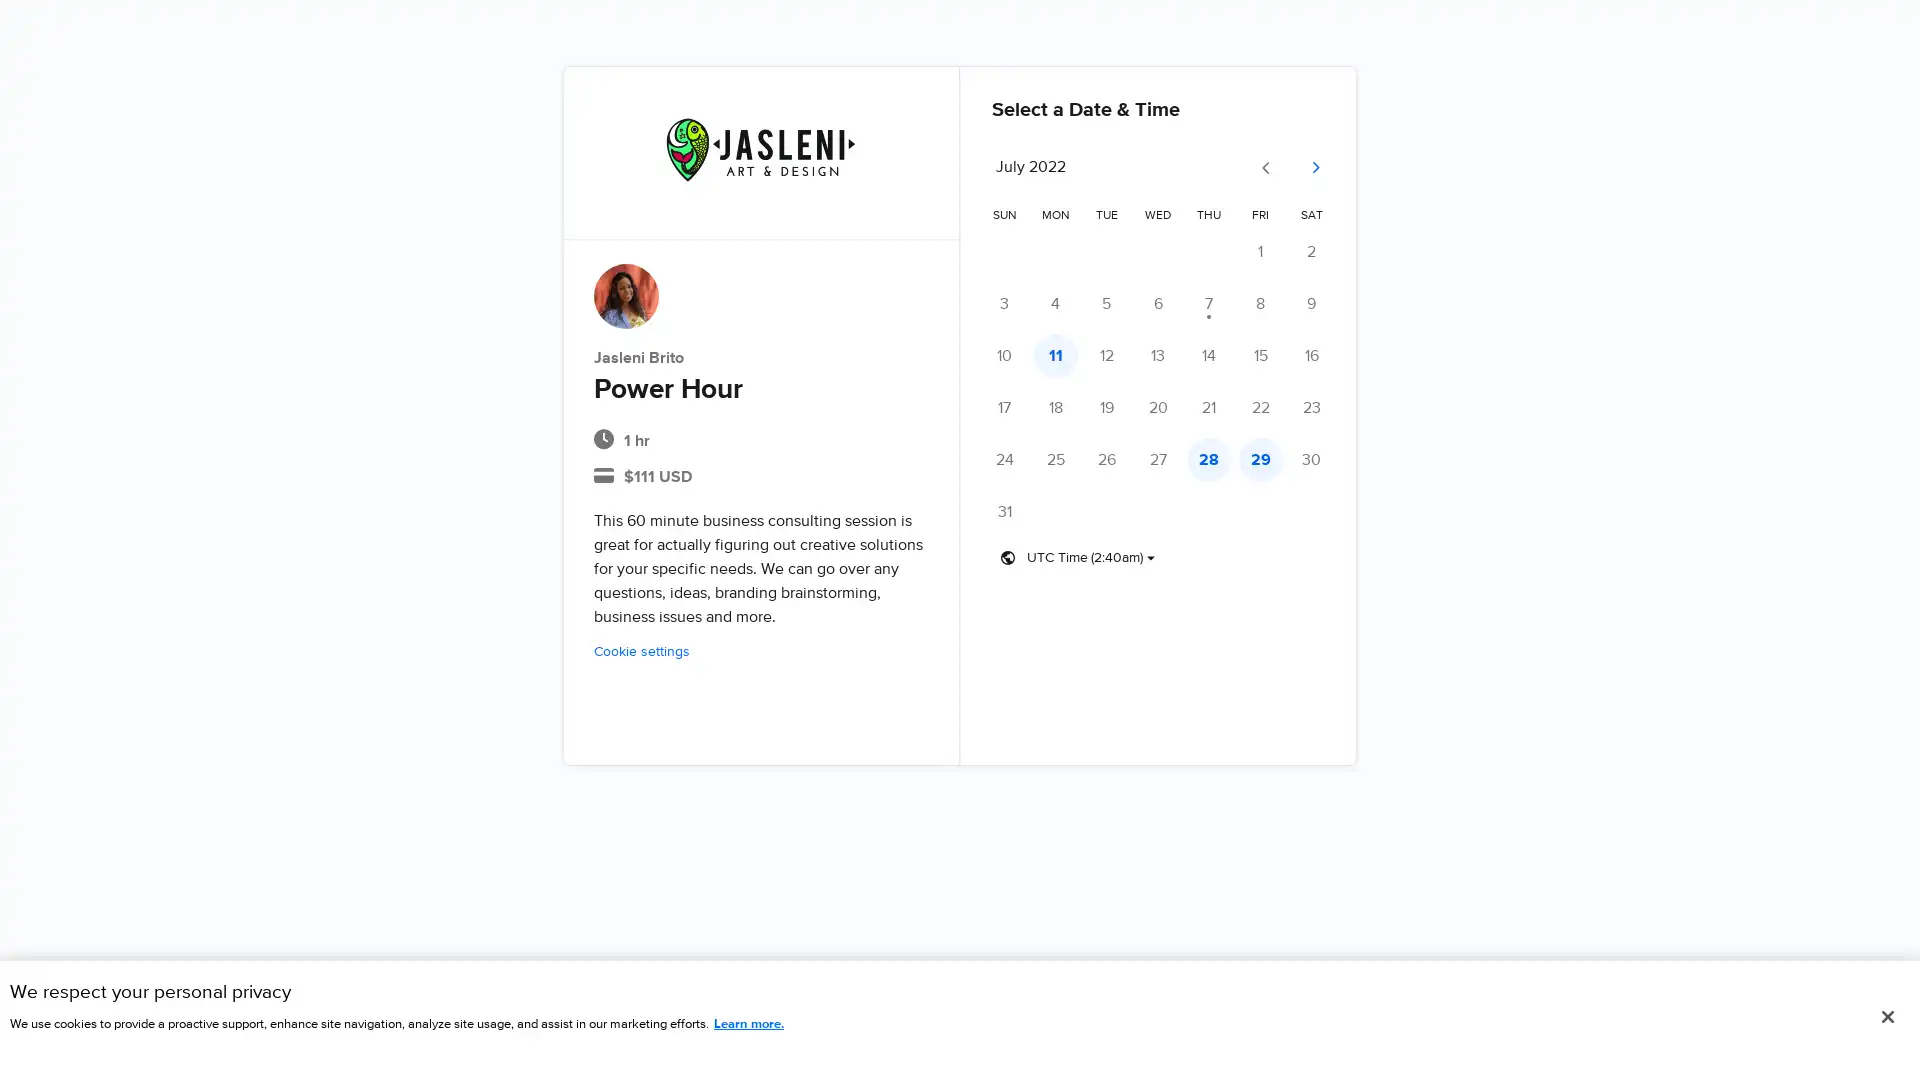 This screenshot has height=1080, width=1920. Describe the element at coordinates (1314, 304) in the screenshot. I see `Saturday, July 9 - No times available` at that location.